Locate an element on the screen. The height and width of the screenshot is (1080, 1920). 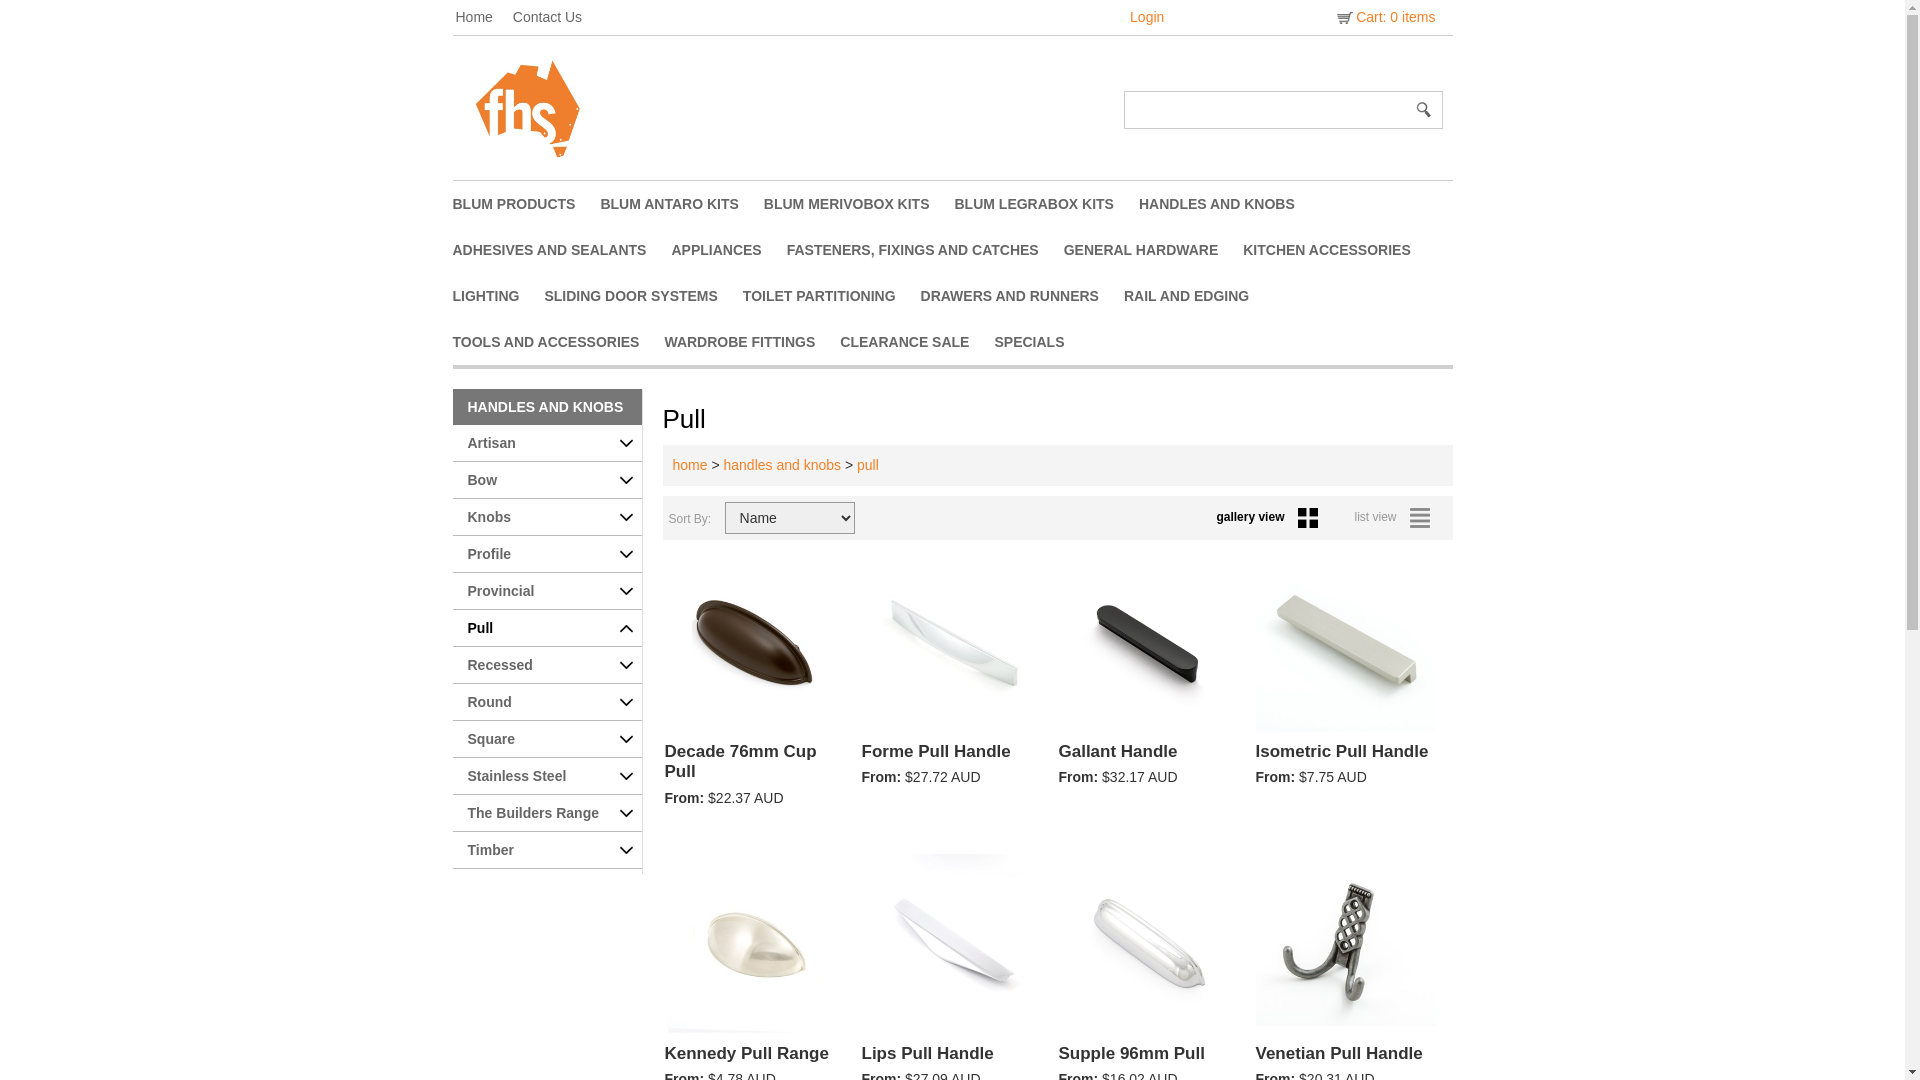
'BLUM LEGRABOX KITS' is located at coordinates (1045, 204).